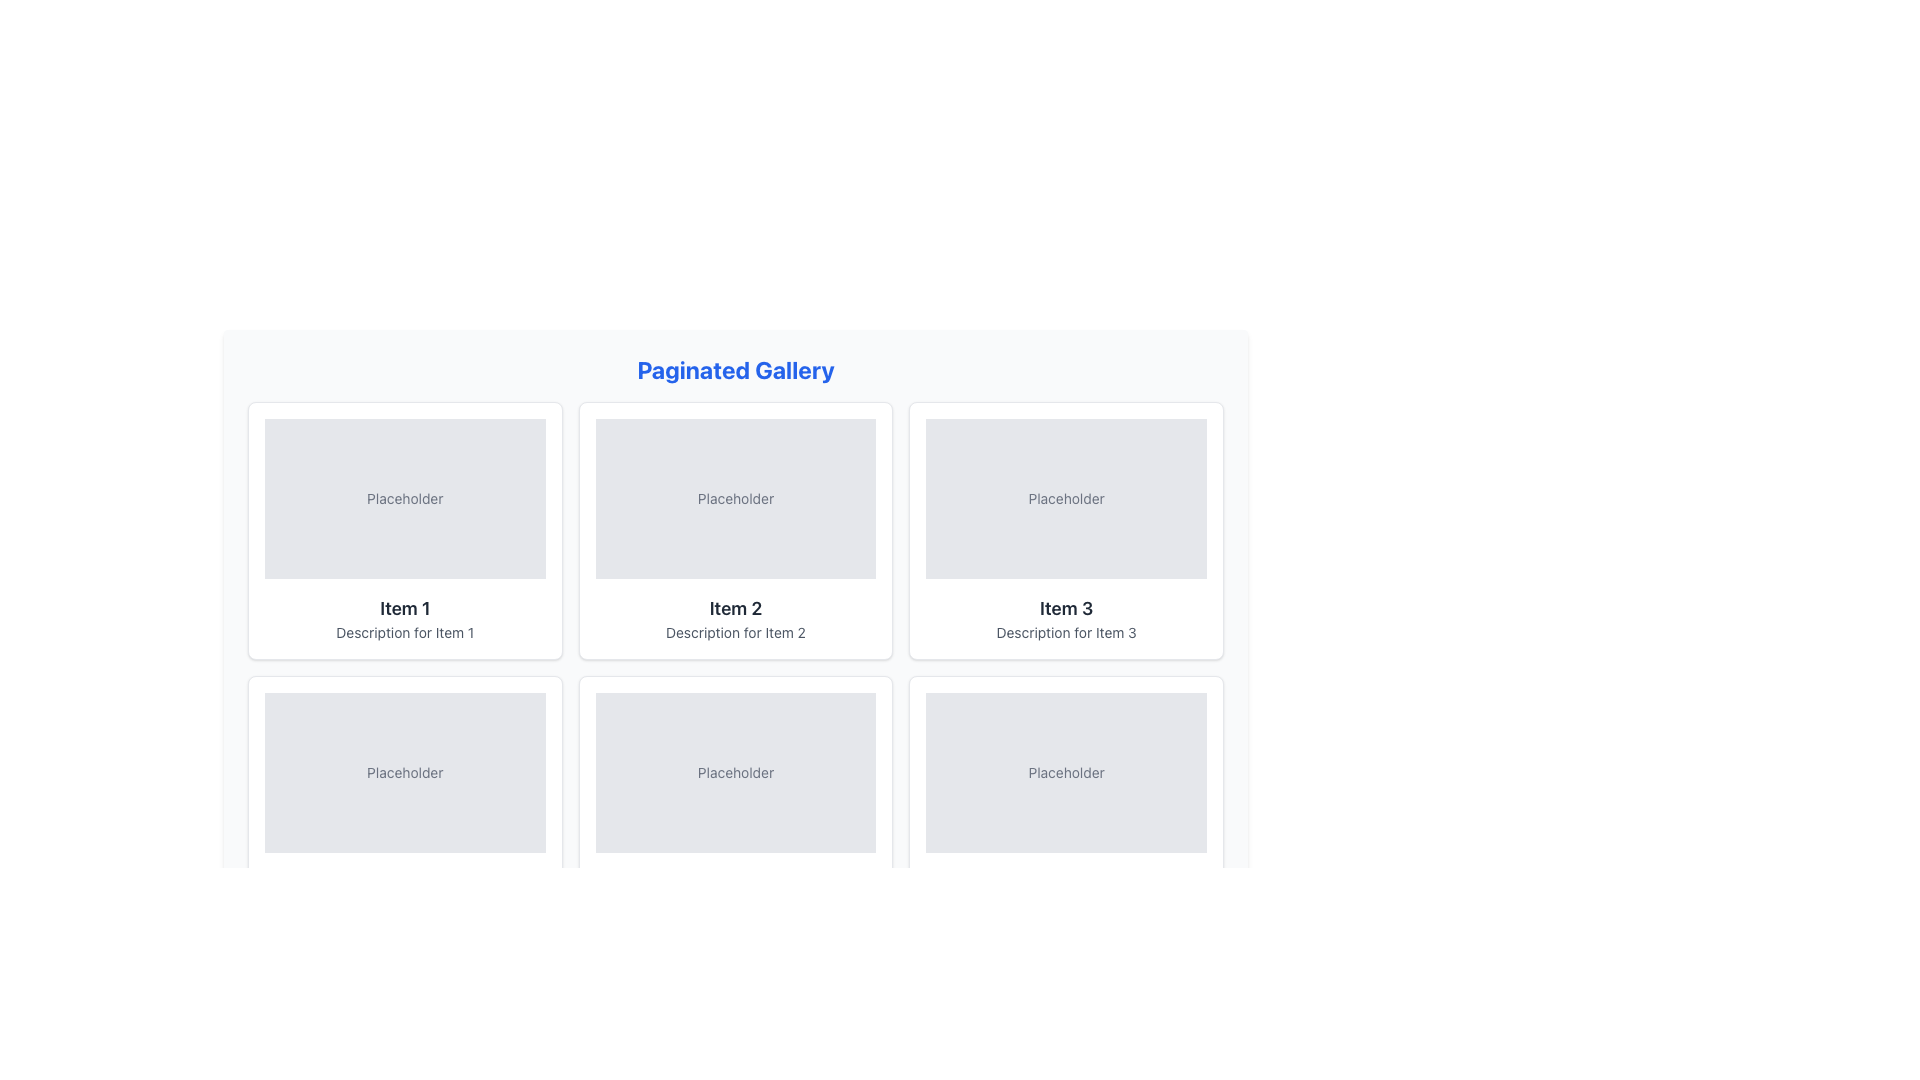 Image resolution: width=1920 pixels, height=1080 pixels. I want to click on the Static Placeholder Block, which is a rectangular area with a light gray background and labeled 'Placeholder' in smaller gray text, located in the second row, second column of the paginated gallery under 'Item 5', so click(734, 771).